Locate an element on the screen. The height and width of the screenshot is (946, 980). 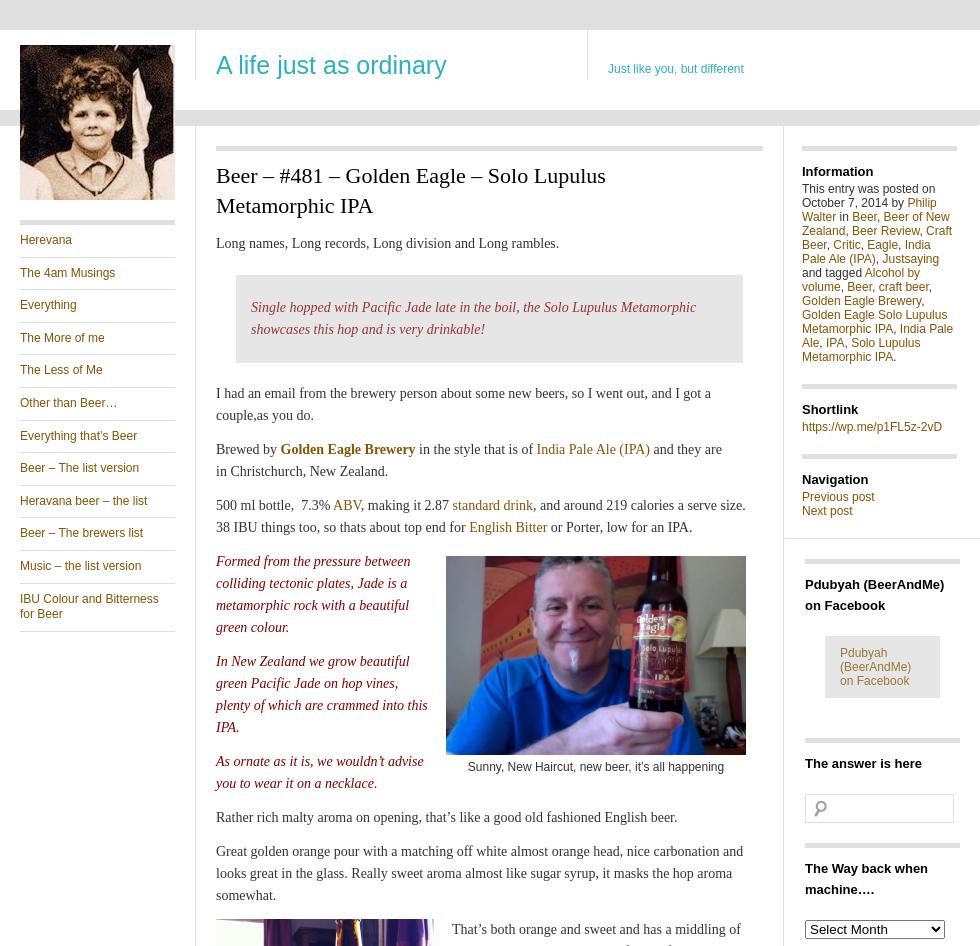
'and they are in Christchurch, New Zealand.' is located at coordinates (468, 459).